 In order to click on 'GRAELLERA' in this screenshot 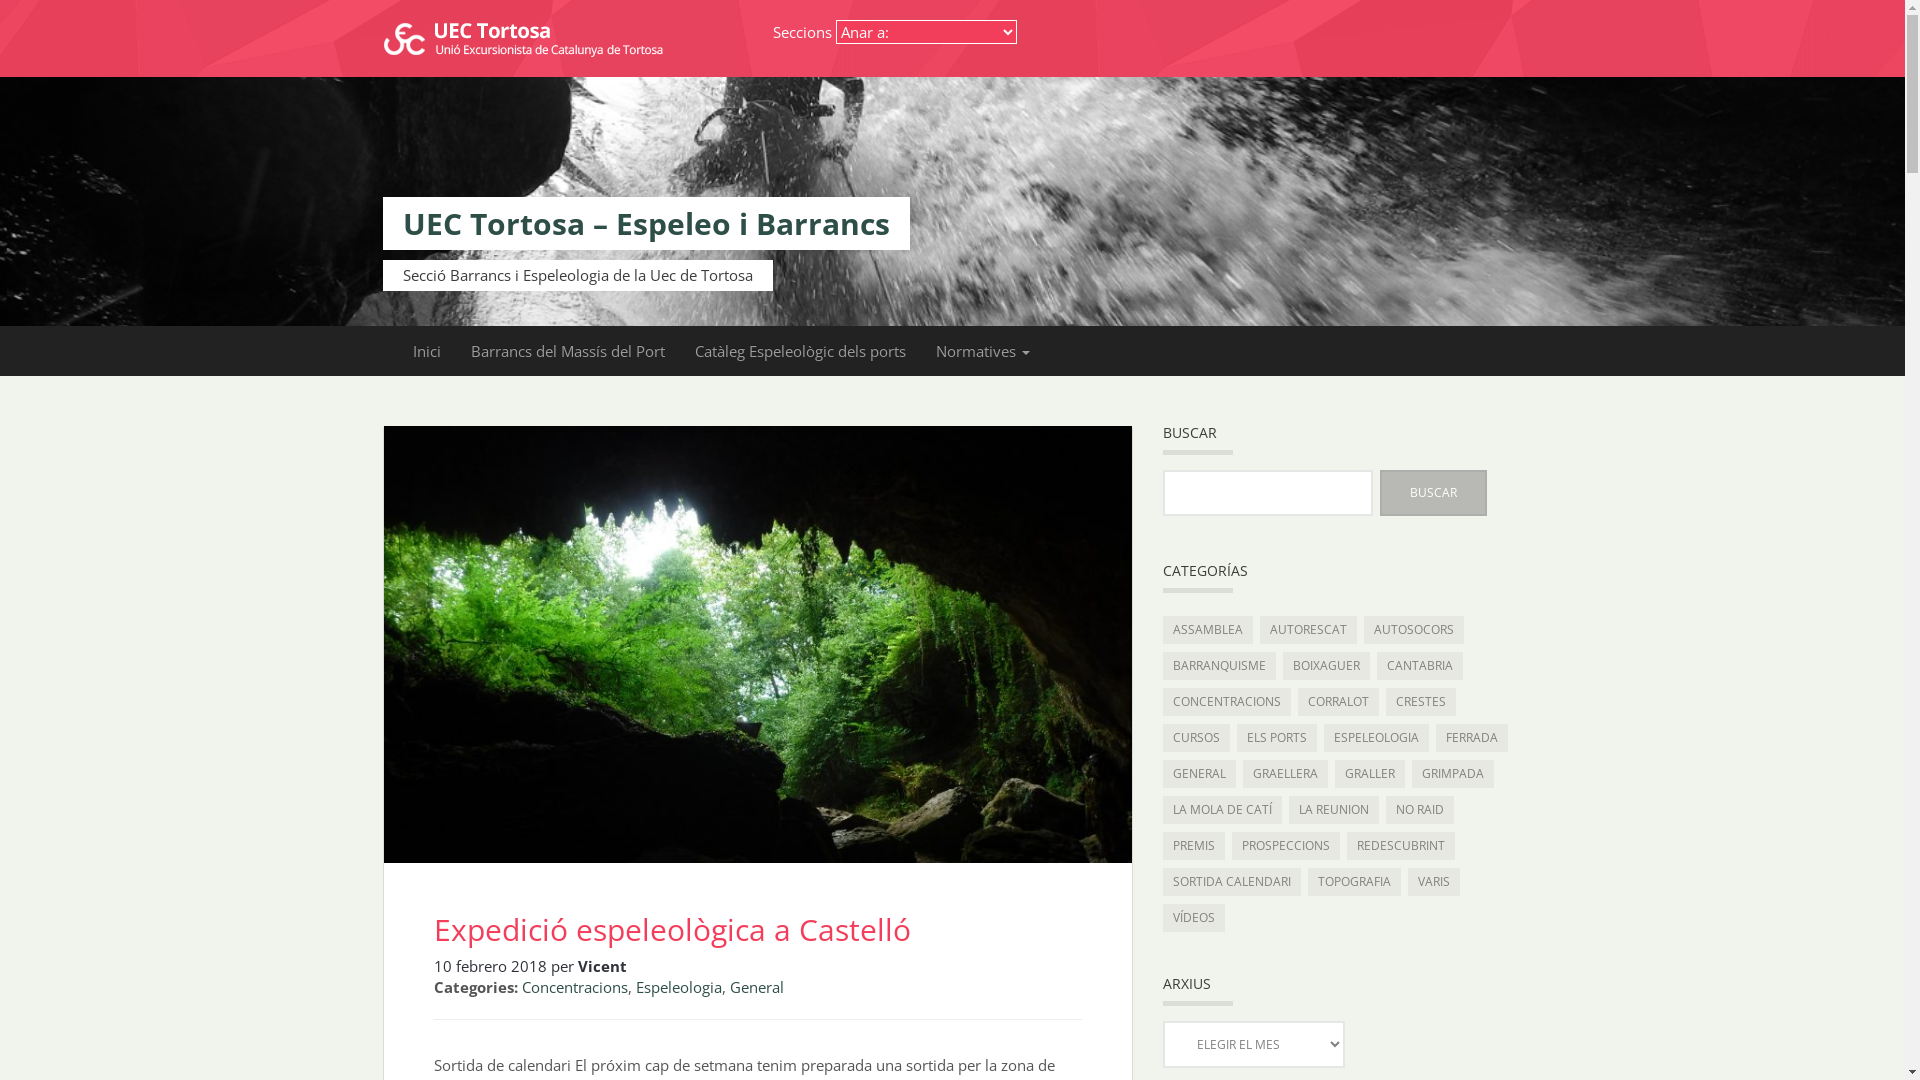, I will do `click(1284, 773)`.